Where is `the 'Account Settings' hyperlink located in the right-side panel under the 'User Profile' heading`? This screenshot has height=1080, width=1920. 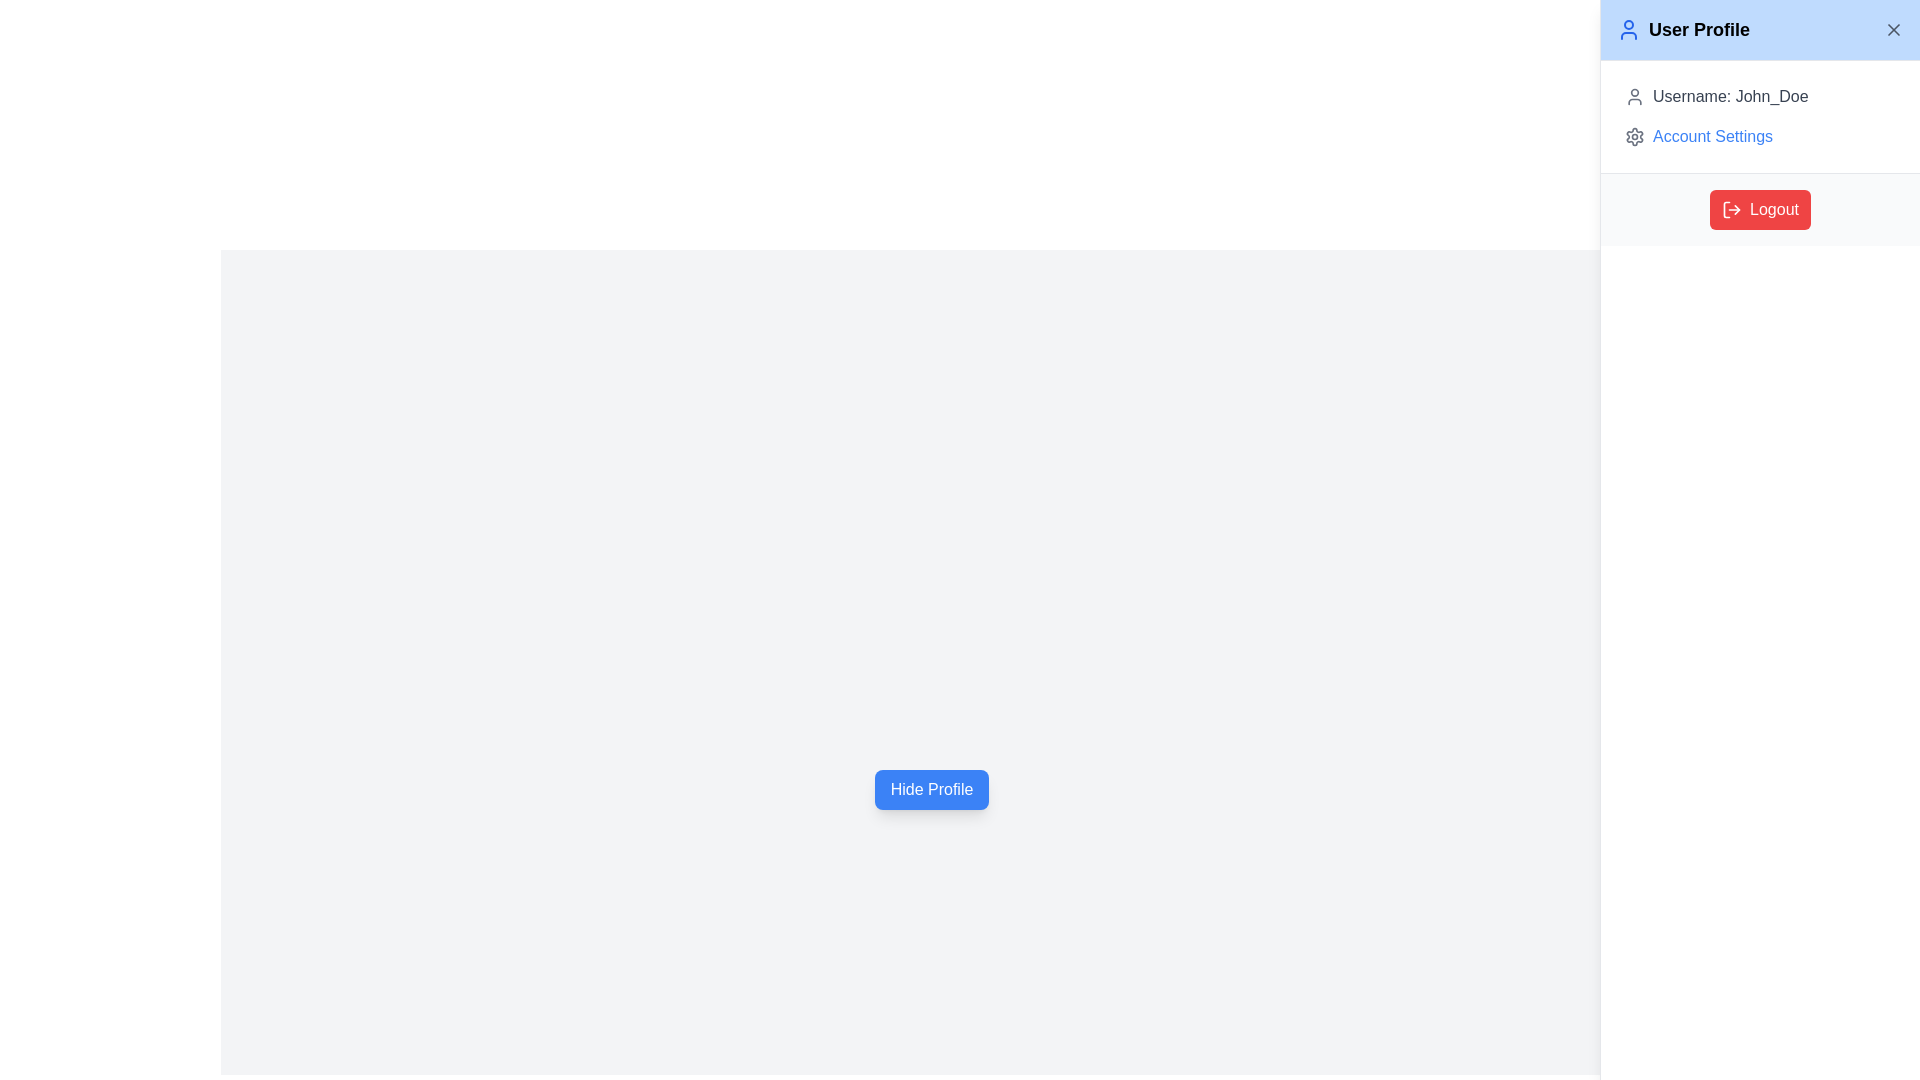 the 'Account Settings' hyperlink located in the right-side panel under the 'User Profile' heading is located at coordinates (1712, 136).